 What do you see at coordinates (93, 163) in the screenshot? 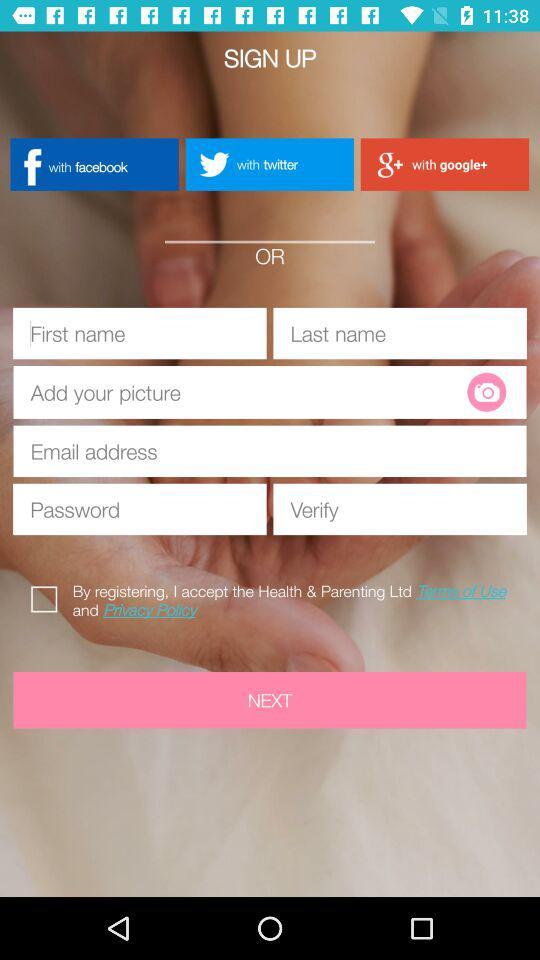
I see `the with facebook at the top left corner` at bounding box center [93, 163].